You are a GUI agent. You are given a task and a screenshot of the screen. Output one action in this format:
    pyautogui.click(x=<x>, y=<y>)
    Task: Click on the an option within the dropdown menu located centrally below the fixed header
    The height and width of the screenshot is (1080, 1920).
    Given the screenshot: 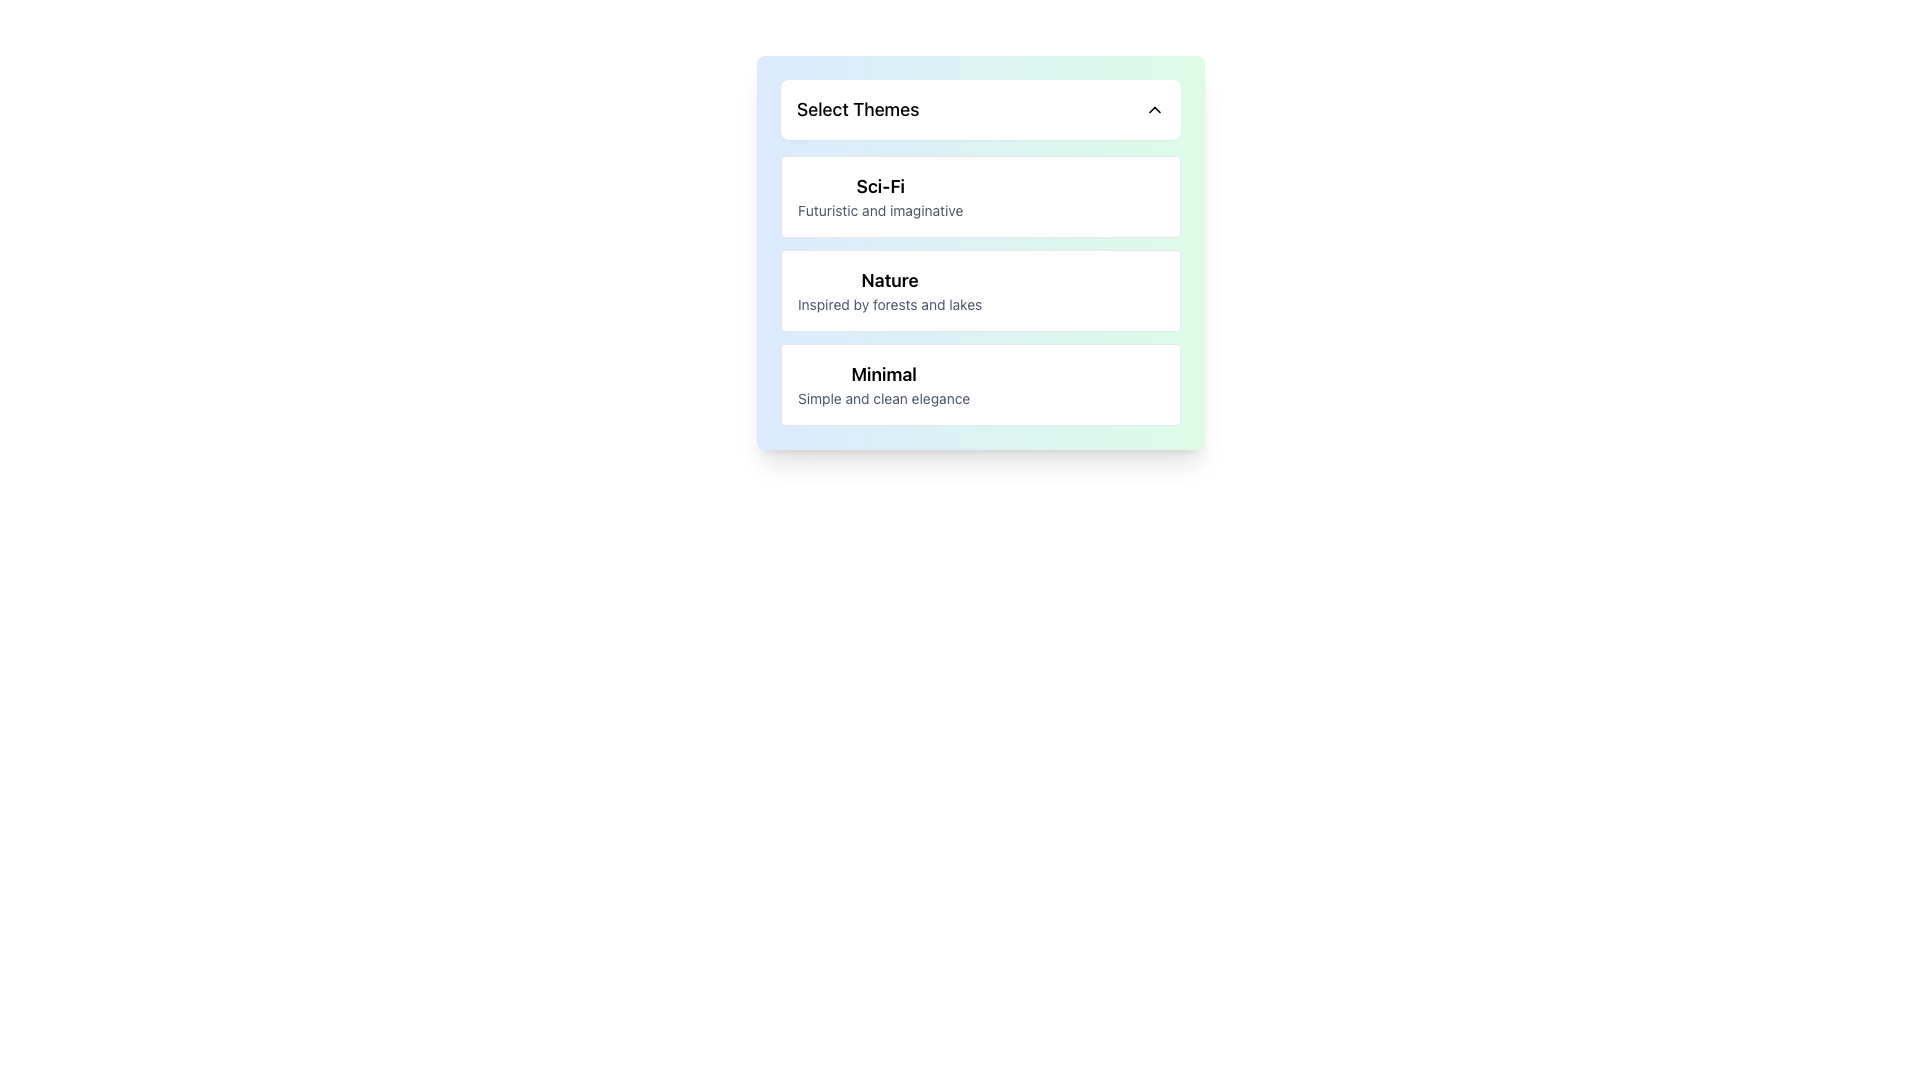 What is the action you would take?
    pyautogui.click(x=980, y=252)
    